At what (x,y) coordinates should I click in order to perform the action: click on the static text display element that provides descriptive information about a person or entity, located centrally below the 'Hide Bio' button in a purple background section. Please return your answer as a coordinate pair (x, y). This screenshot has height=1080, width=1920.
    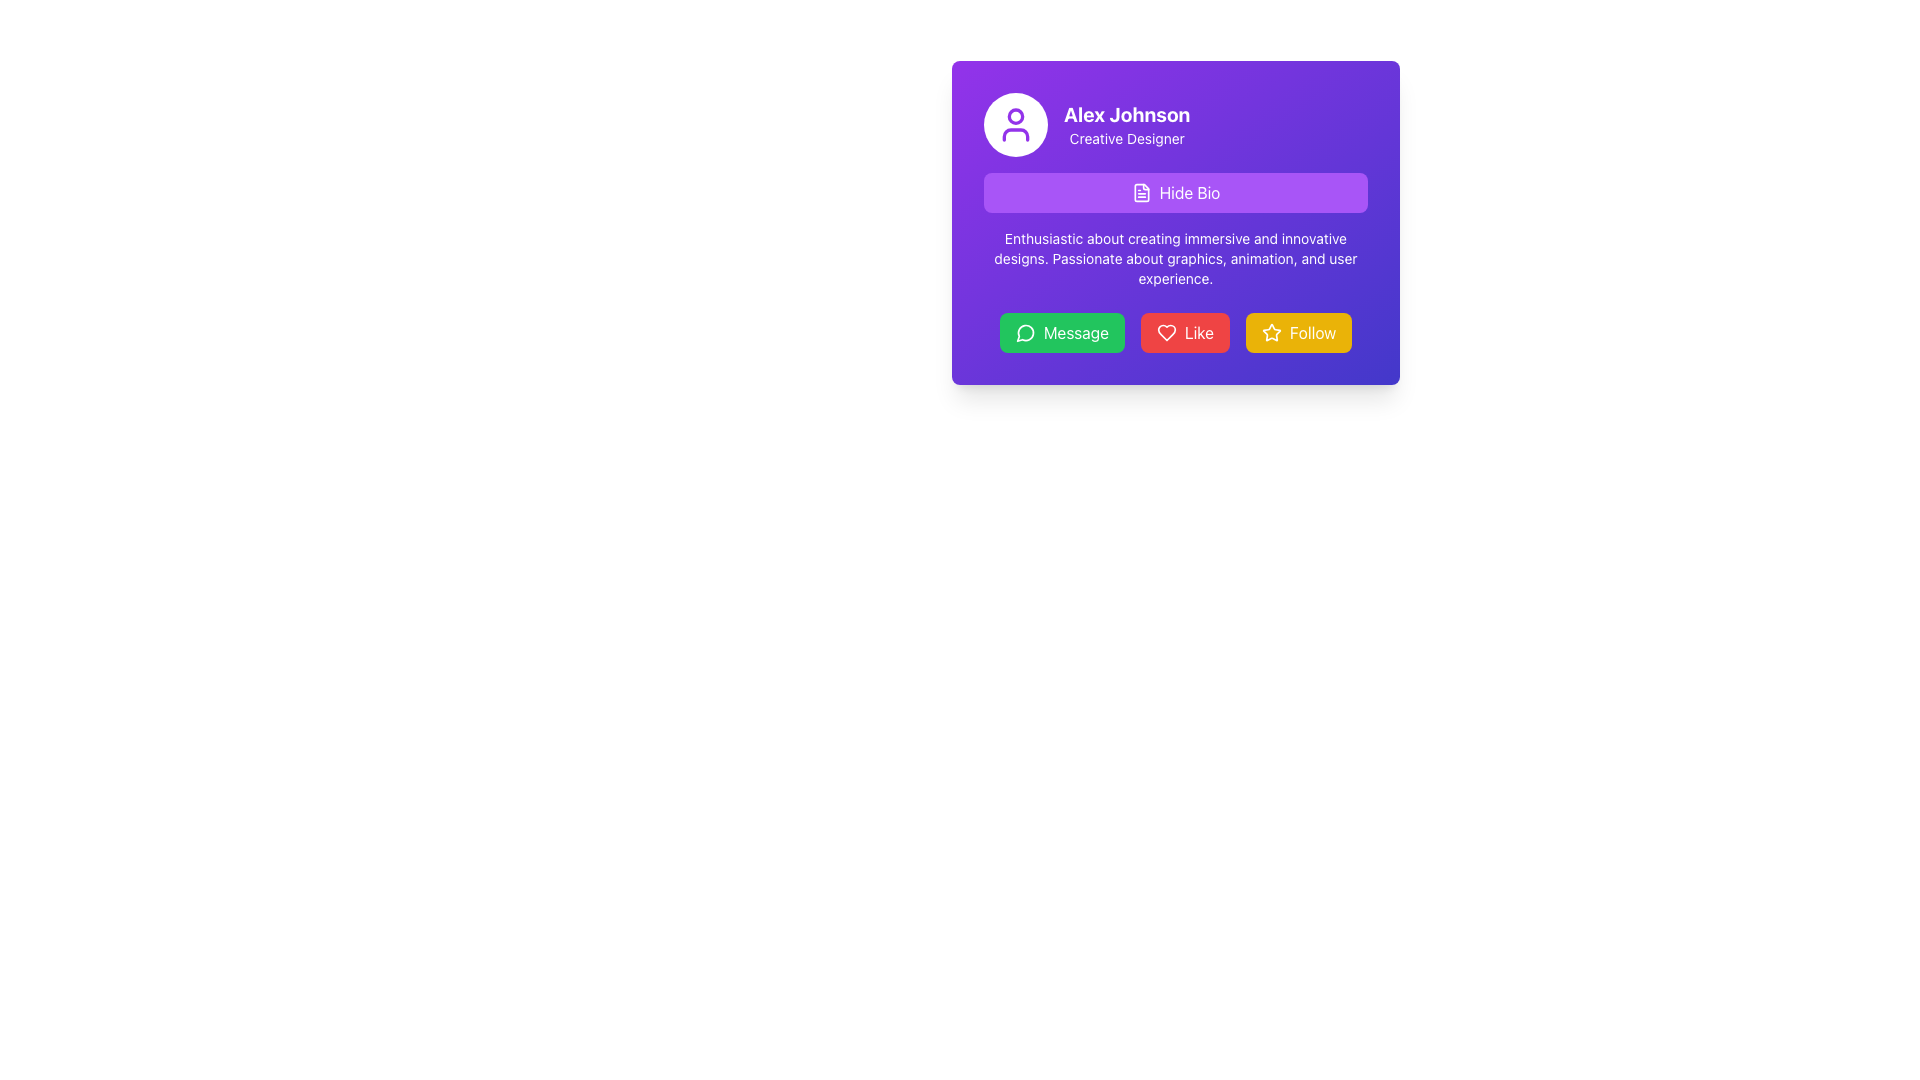
    Looking at the image, I should click on (1176, 257).